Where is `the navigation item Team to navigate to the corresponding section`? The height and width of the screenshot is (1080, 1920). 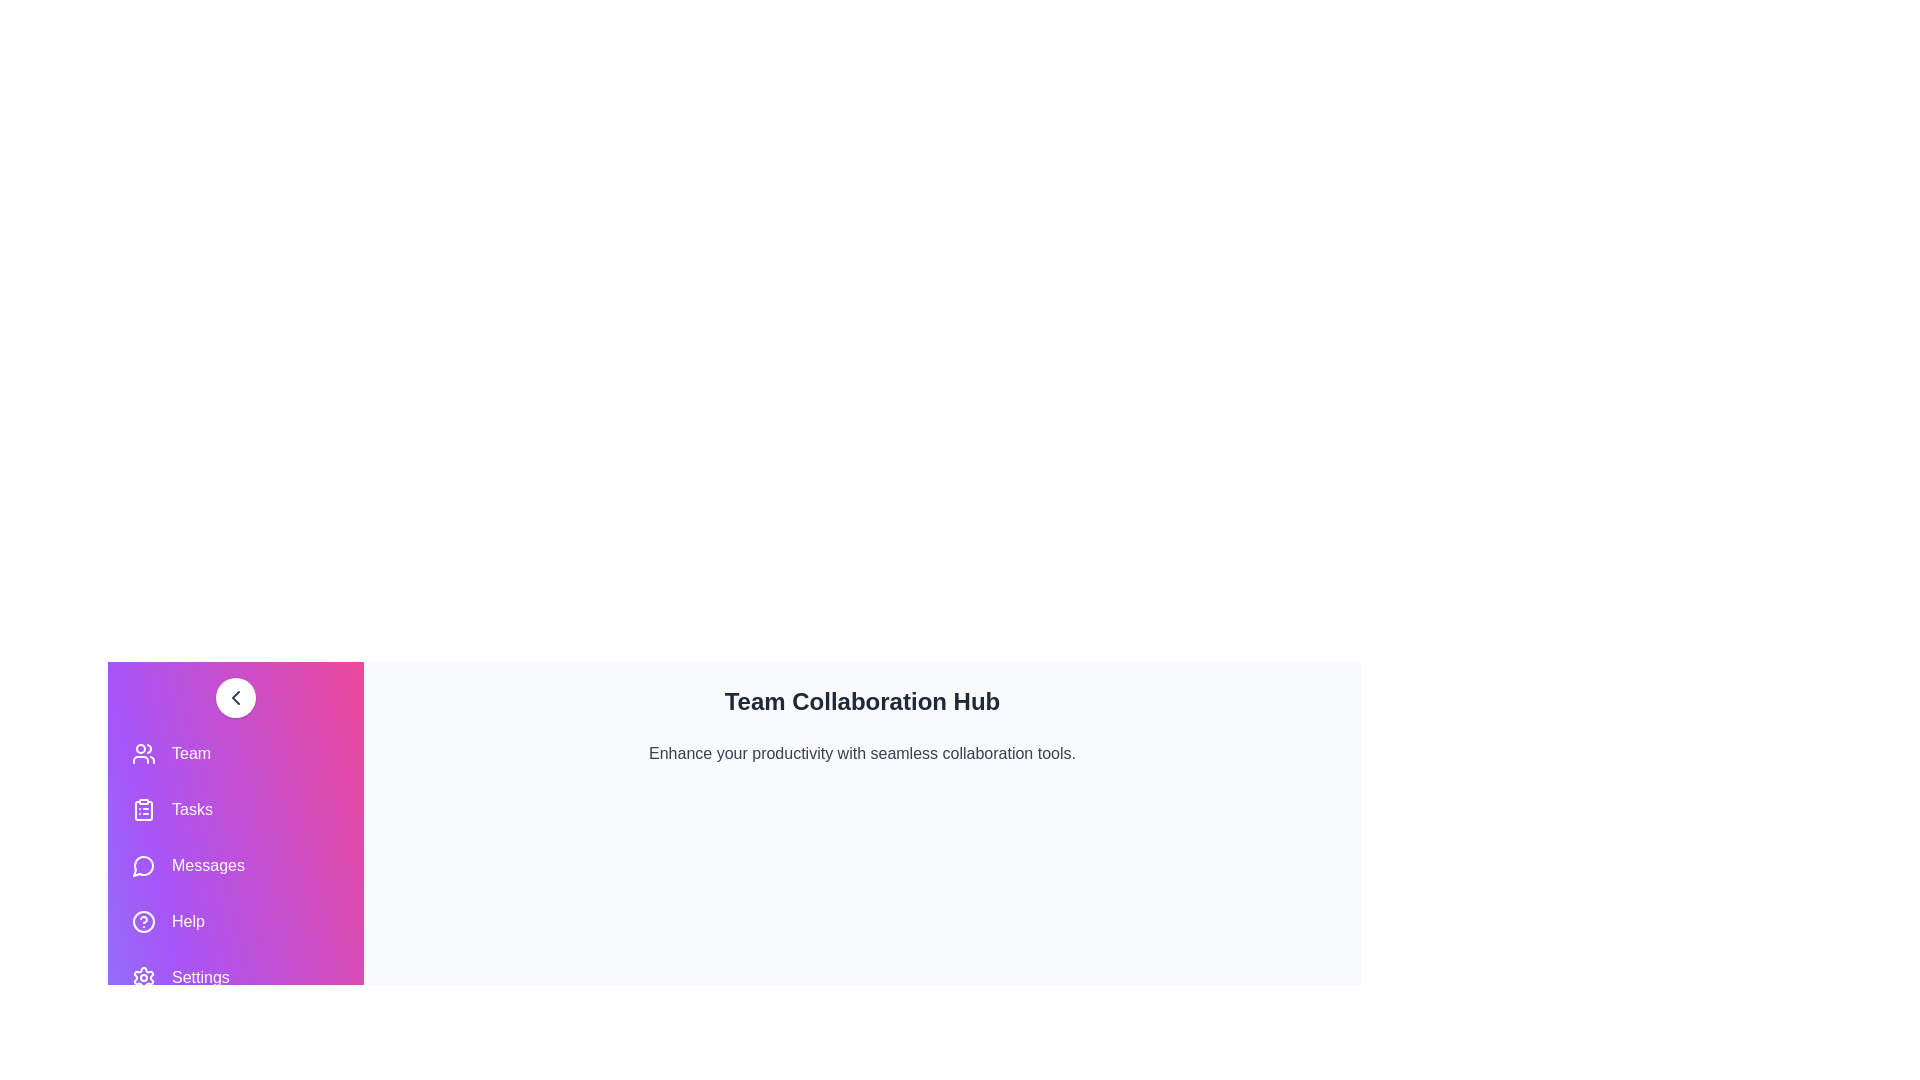
the navigation item Team to navigate to the corresponding section is located at coordinates (235, 753).